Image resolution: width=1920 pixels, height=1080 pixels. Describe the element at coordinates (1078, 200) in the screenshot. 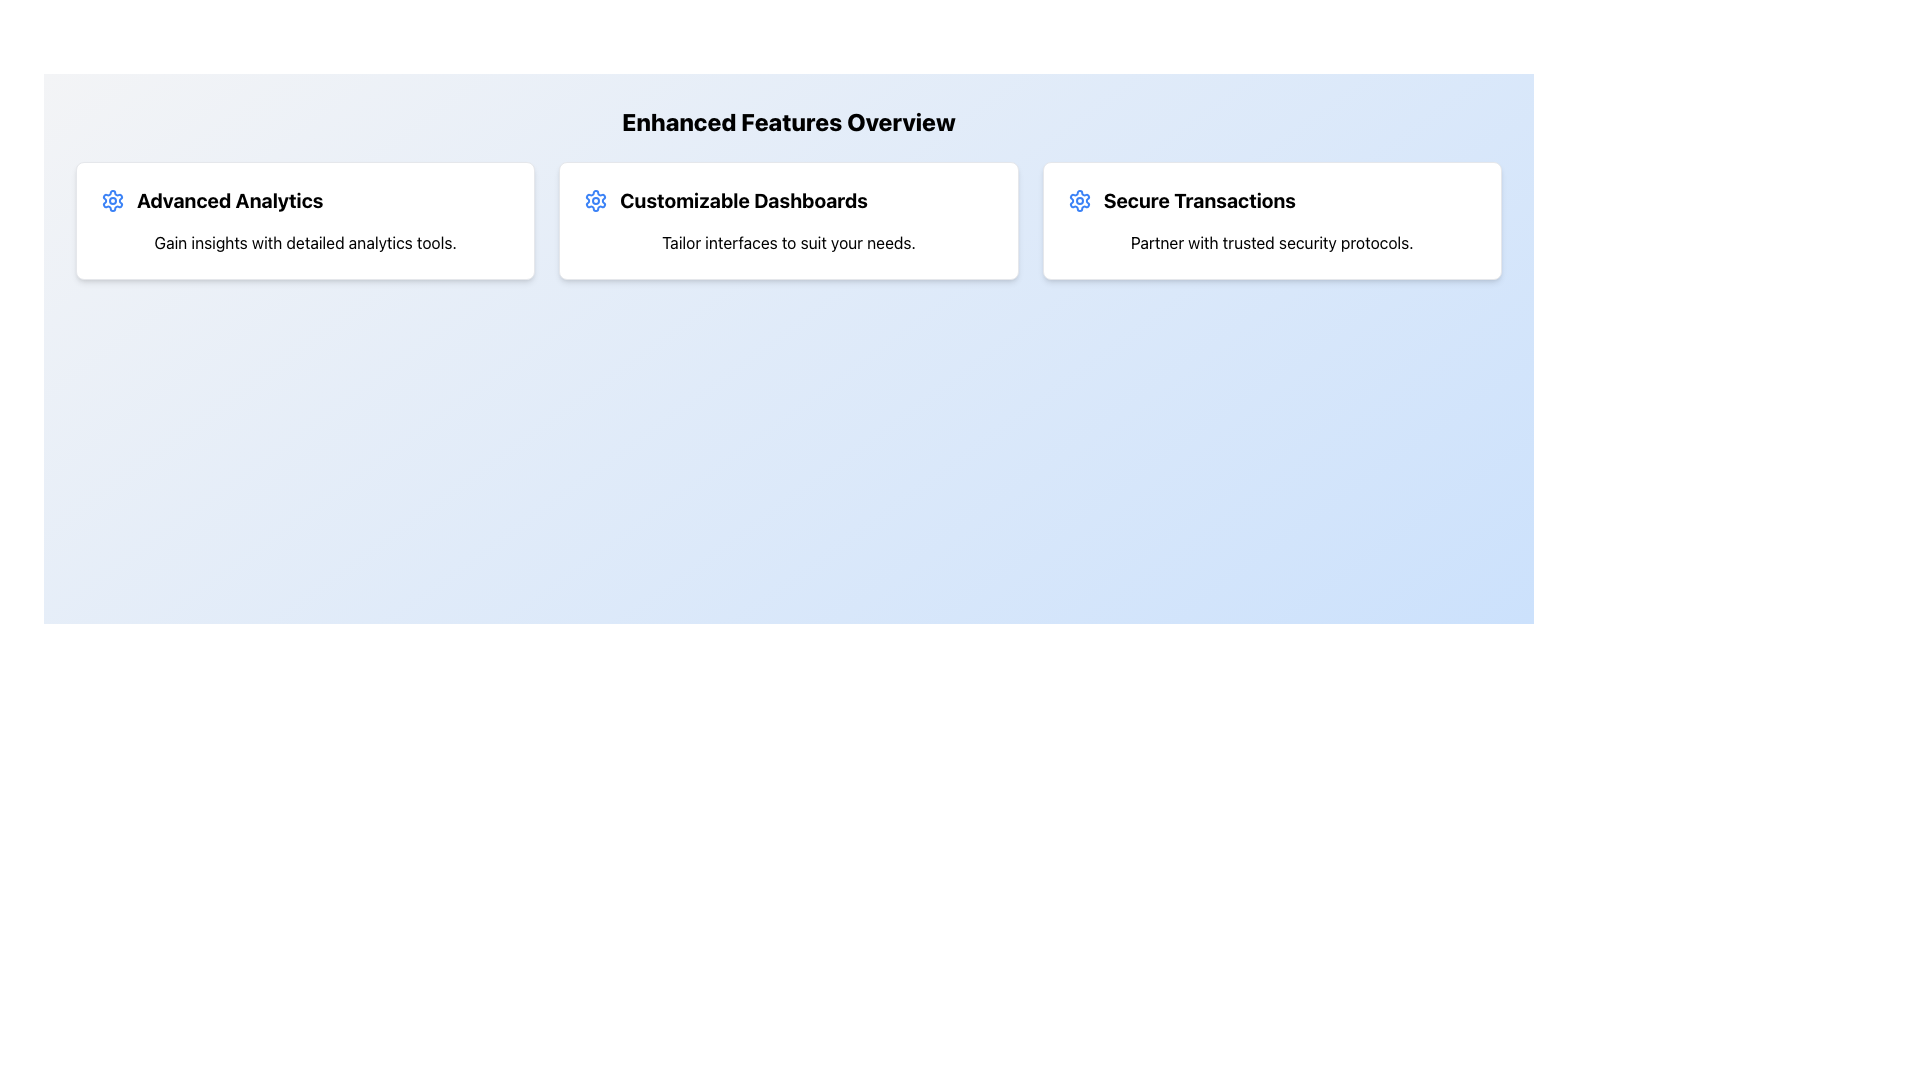

I see `the settings icon, which is a blue gear icon located to the left of the 'Secure Transactions' text in the interface` at that location.